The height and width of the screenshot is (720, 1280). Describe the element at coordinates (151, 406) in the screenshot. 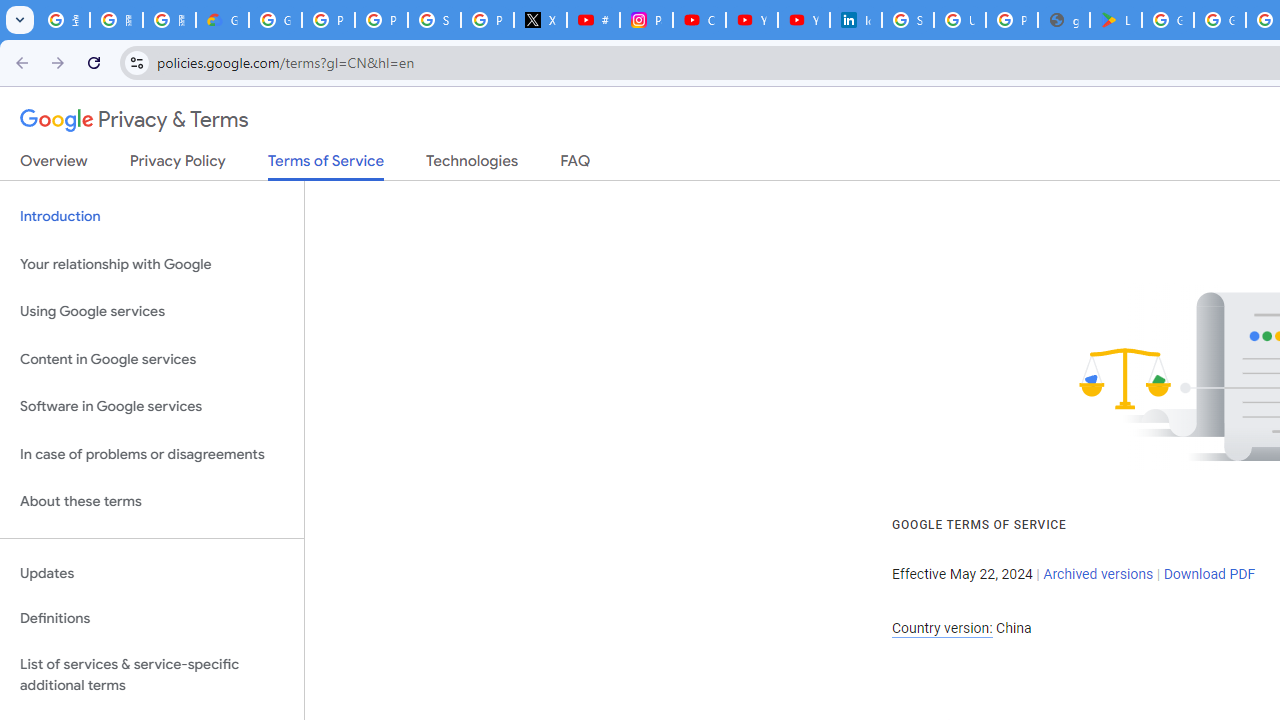

I see `'Software in Google services'` at that location.